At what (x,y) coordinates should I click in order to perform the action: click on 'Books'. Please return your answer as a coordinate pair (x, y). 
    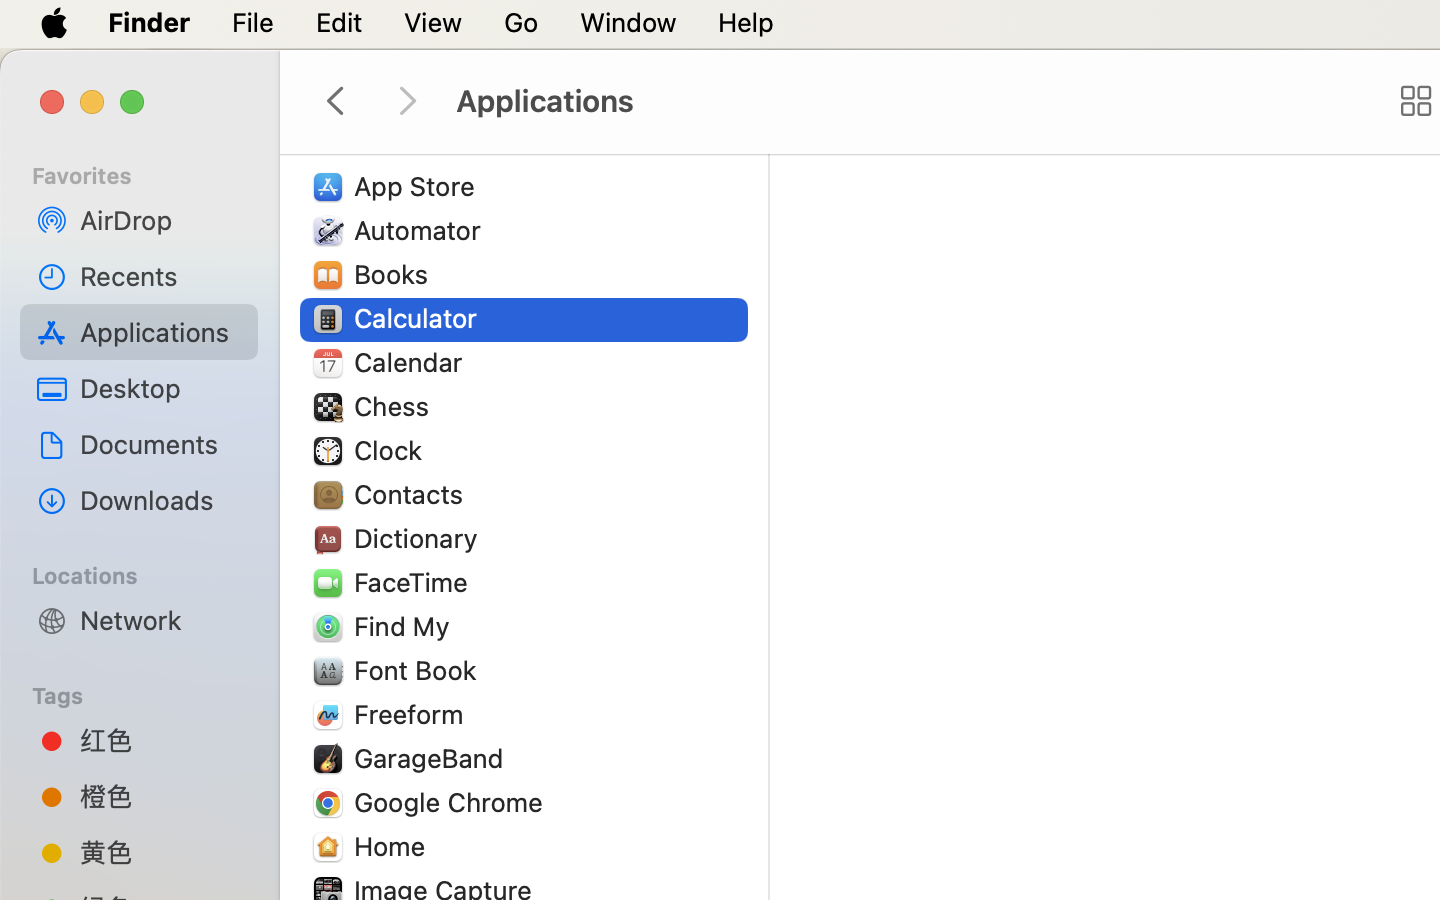
    Looking at the image, I should click on (395, 272).